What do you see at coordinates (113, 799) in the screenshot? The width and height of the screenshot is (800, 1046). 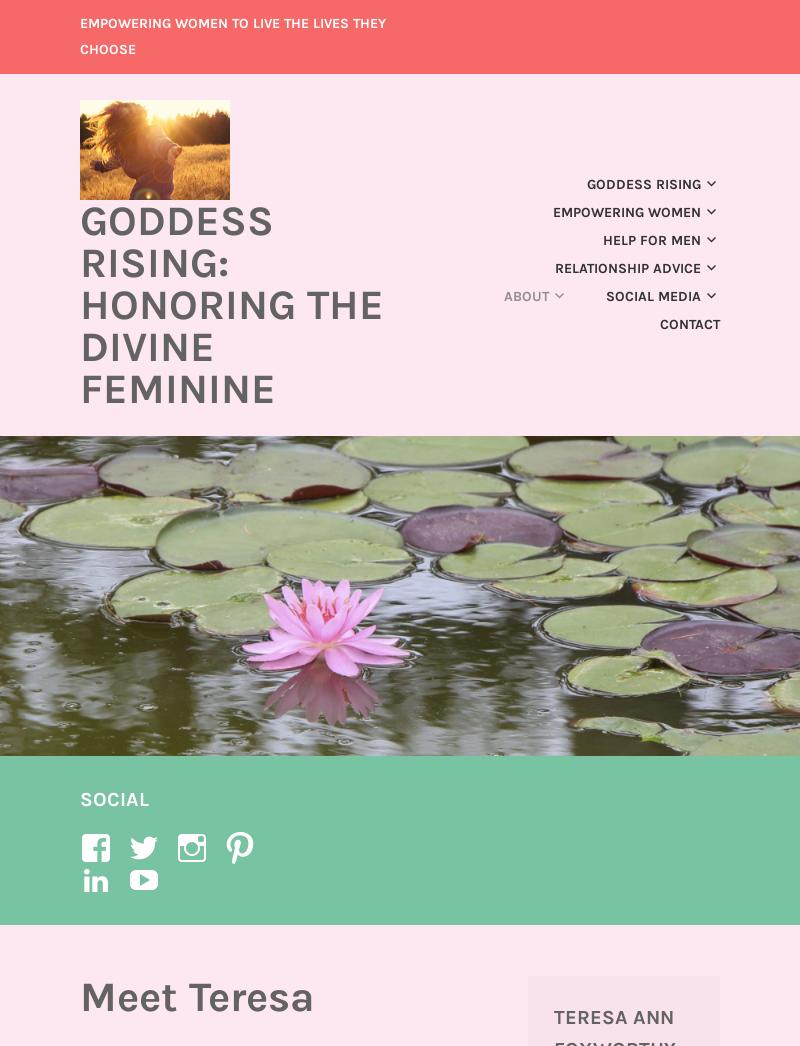 I see `'Social'` at bounding box center [113, 799].